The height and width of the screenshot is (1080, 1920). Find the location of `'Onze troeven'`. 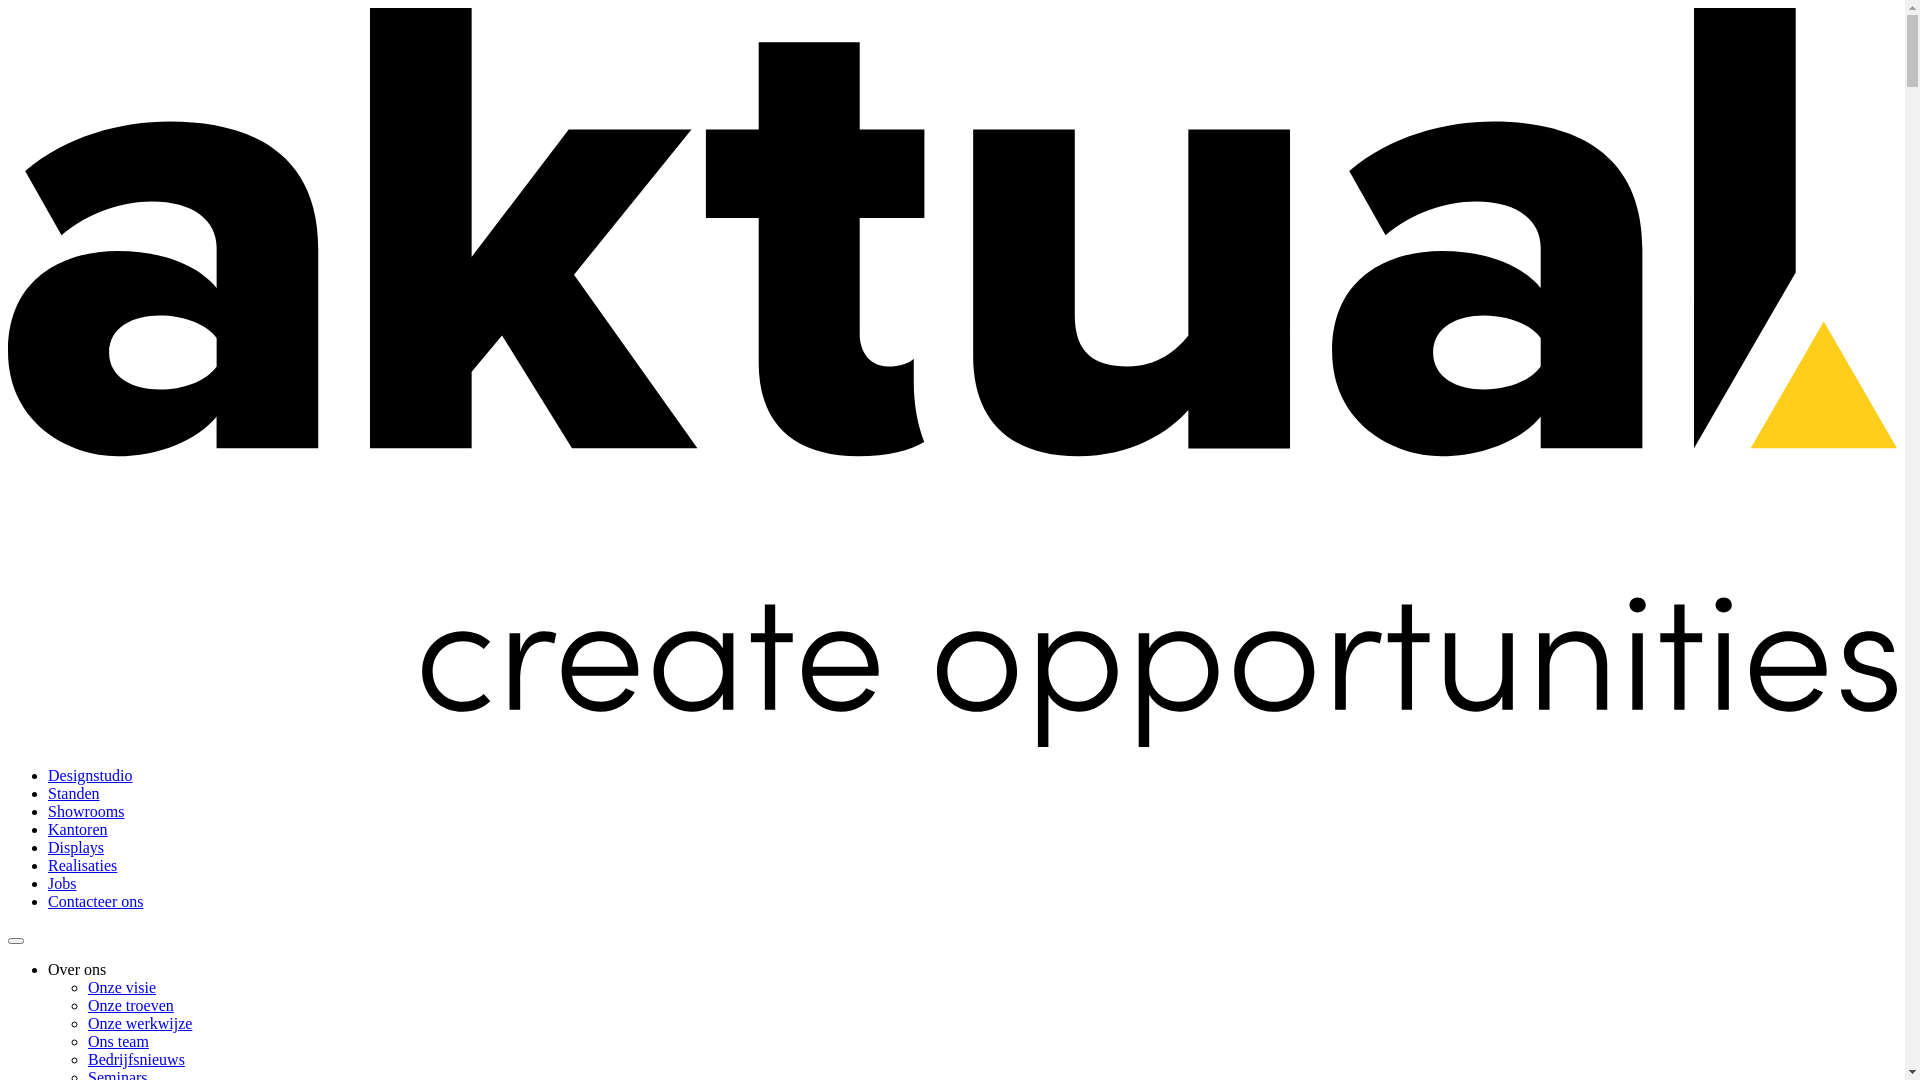

'Onze troeven' is located at coordinates (129, 1005).